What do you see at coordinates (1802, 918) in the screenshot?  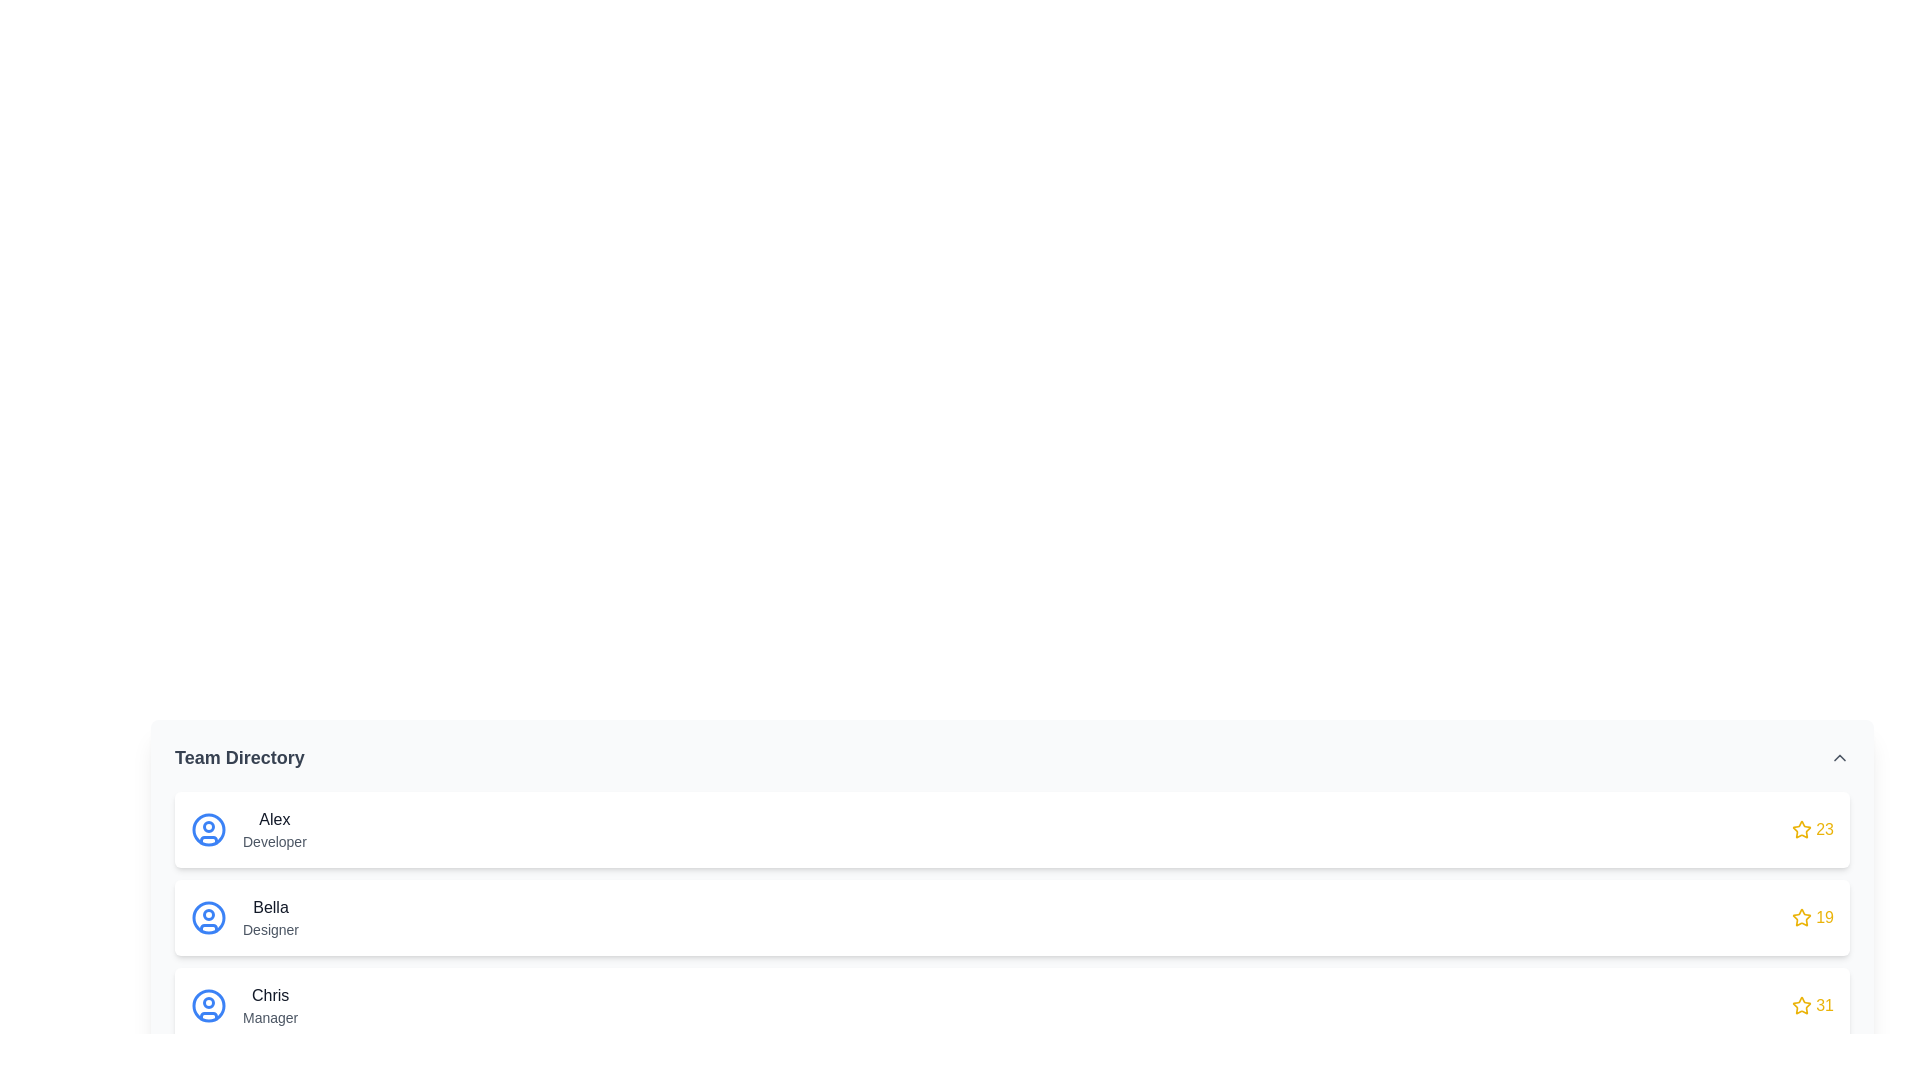 I see `the star icon with a yellow outline, which is located next to the numeric value '19' in the right section of the second row` at bounding box center [1802, 918].